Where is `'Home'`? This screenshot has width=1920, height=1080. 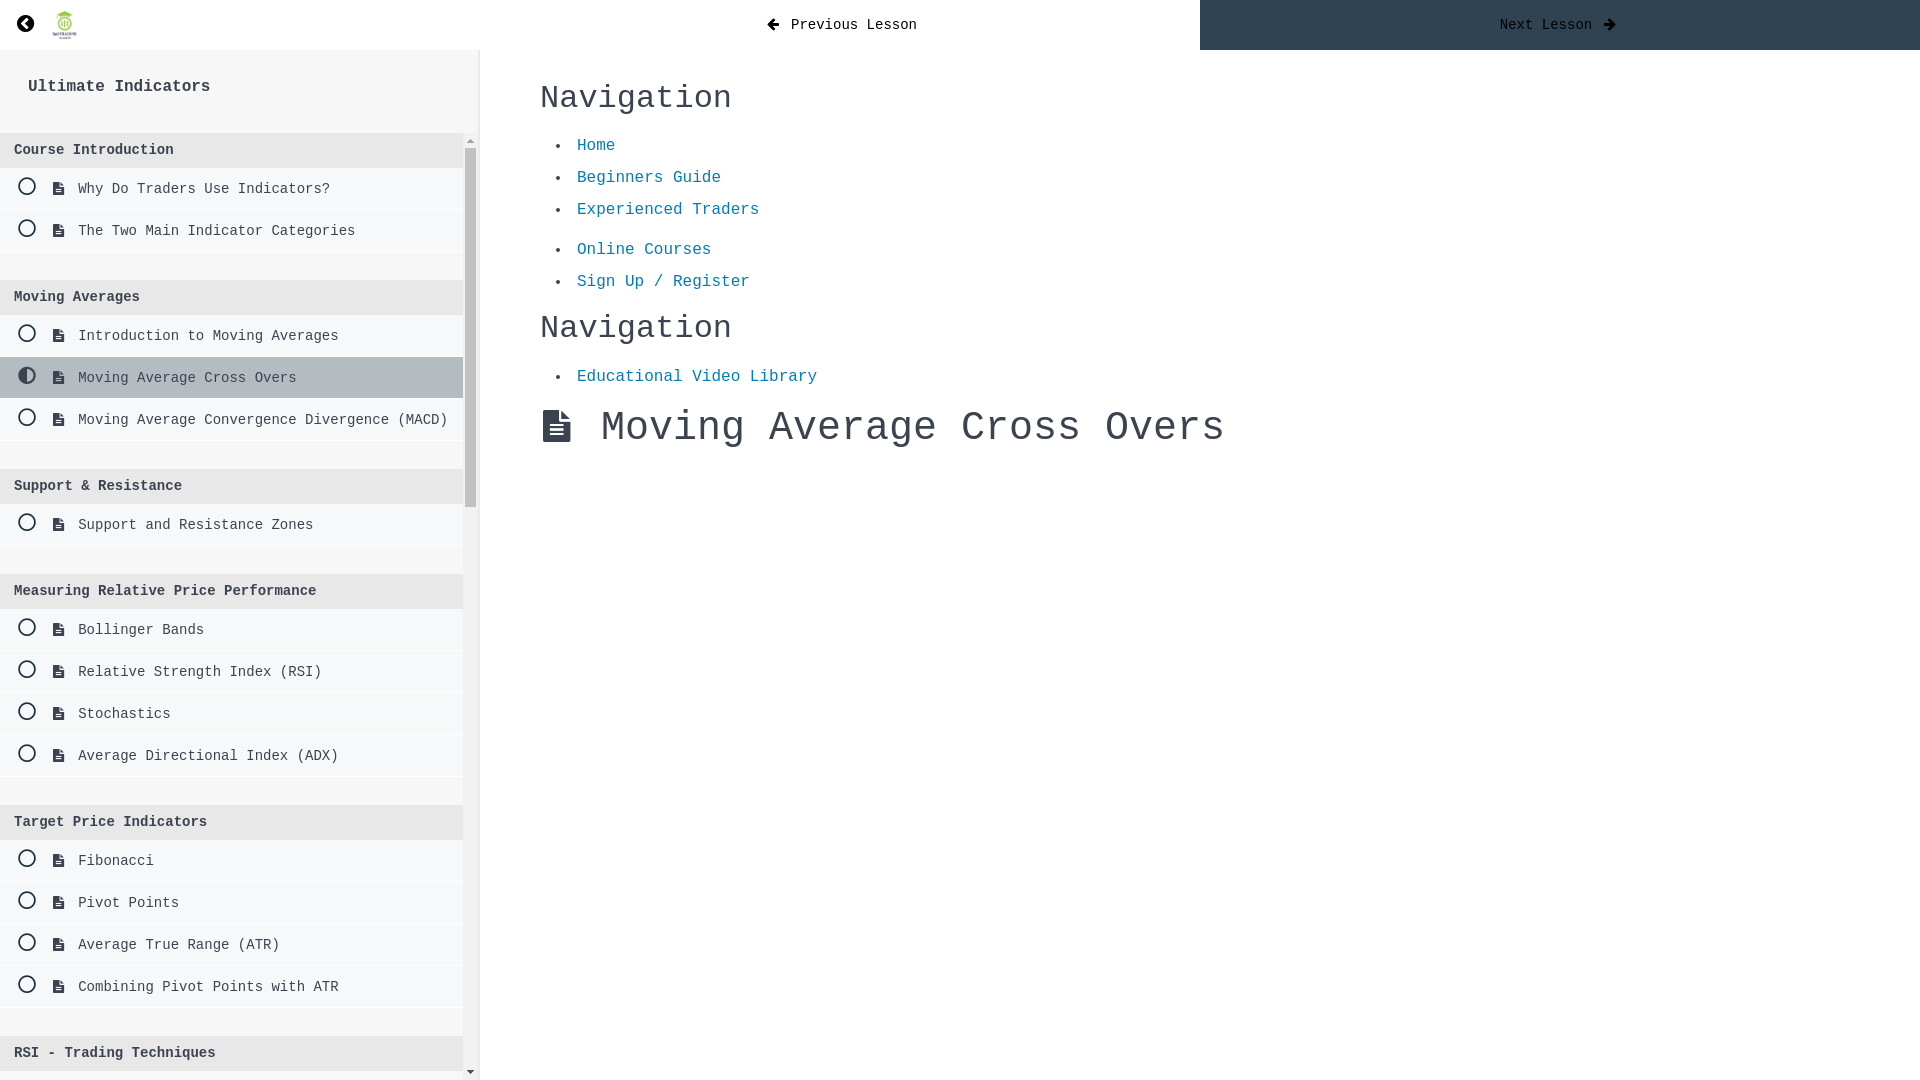
'Home' is located at coordinates (594, 145).